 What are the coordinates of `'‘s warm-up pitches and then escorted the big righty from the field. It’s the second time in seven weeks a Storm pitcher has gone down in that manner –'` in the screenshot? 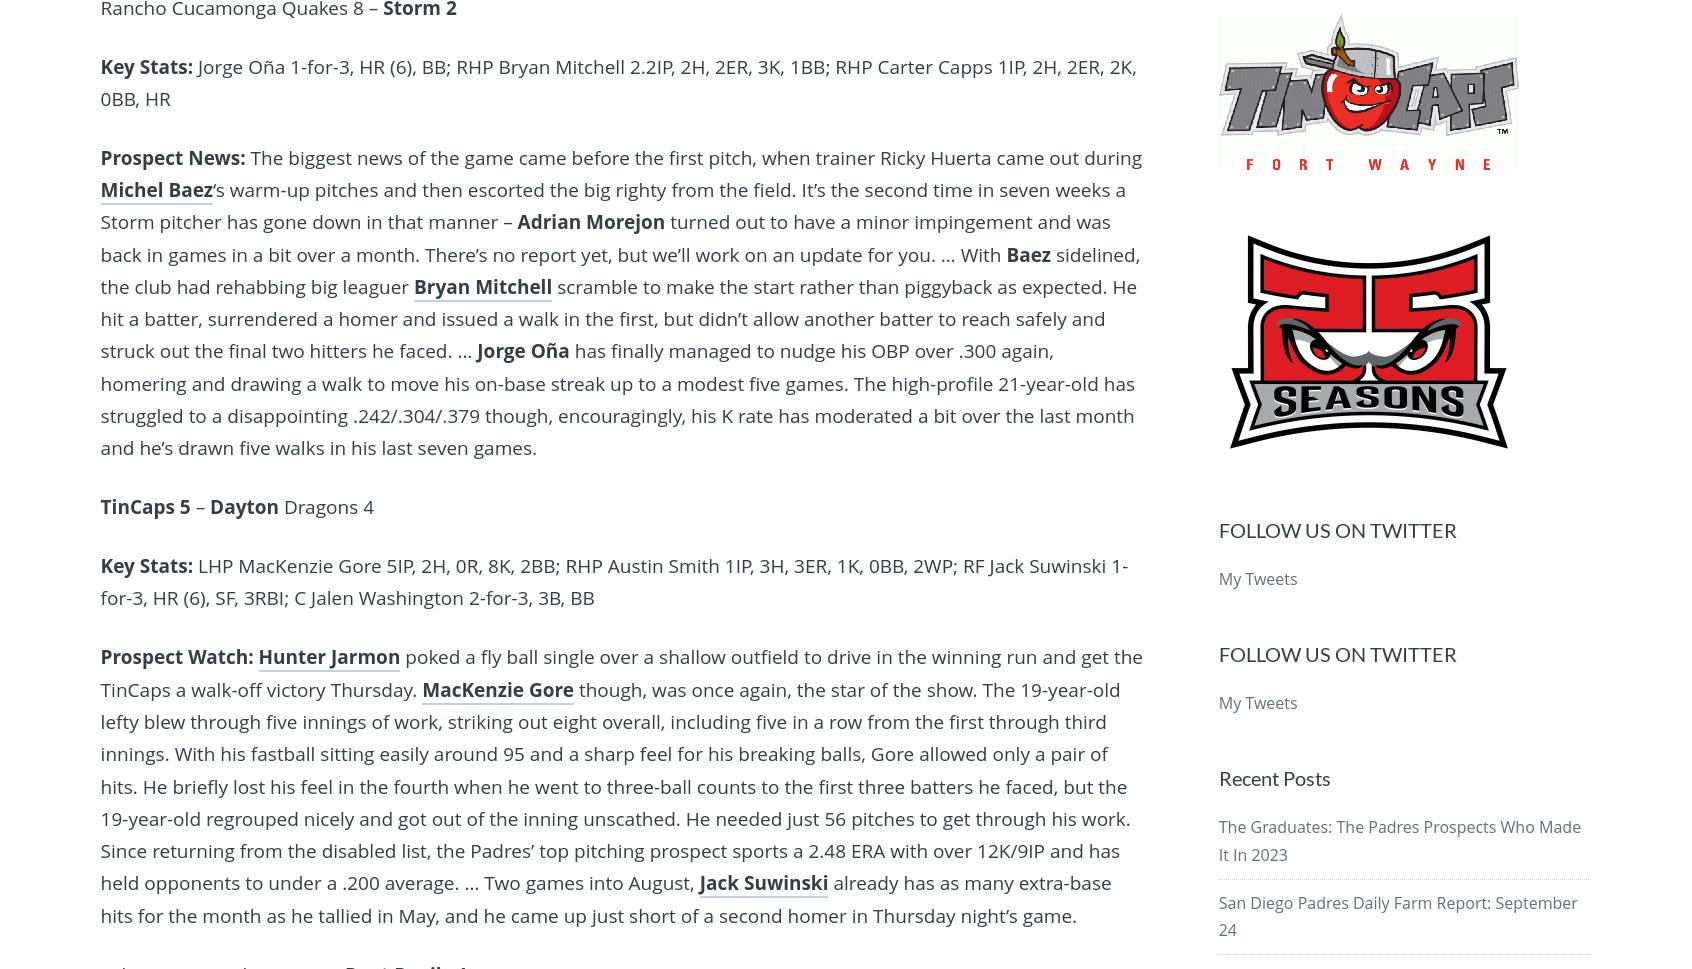 It's located at (99, 206).